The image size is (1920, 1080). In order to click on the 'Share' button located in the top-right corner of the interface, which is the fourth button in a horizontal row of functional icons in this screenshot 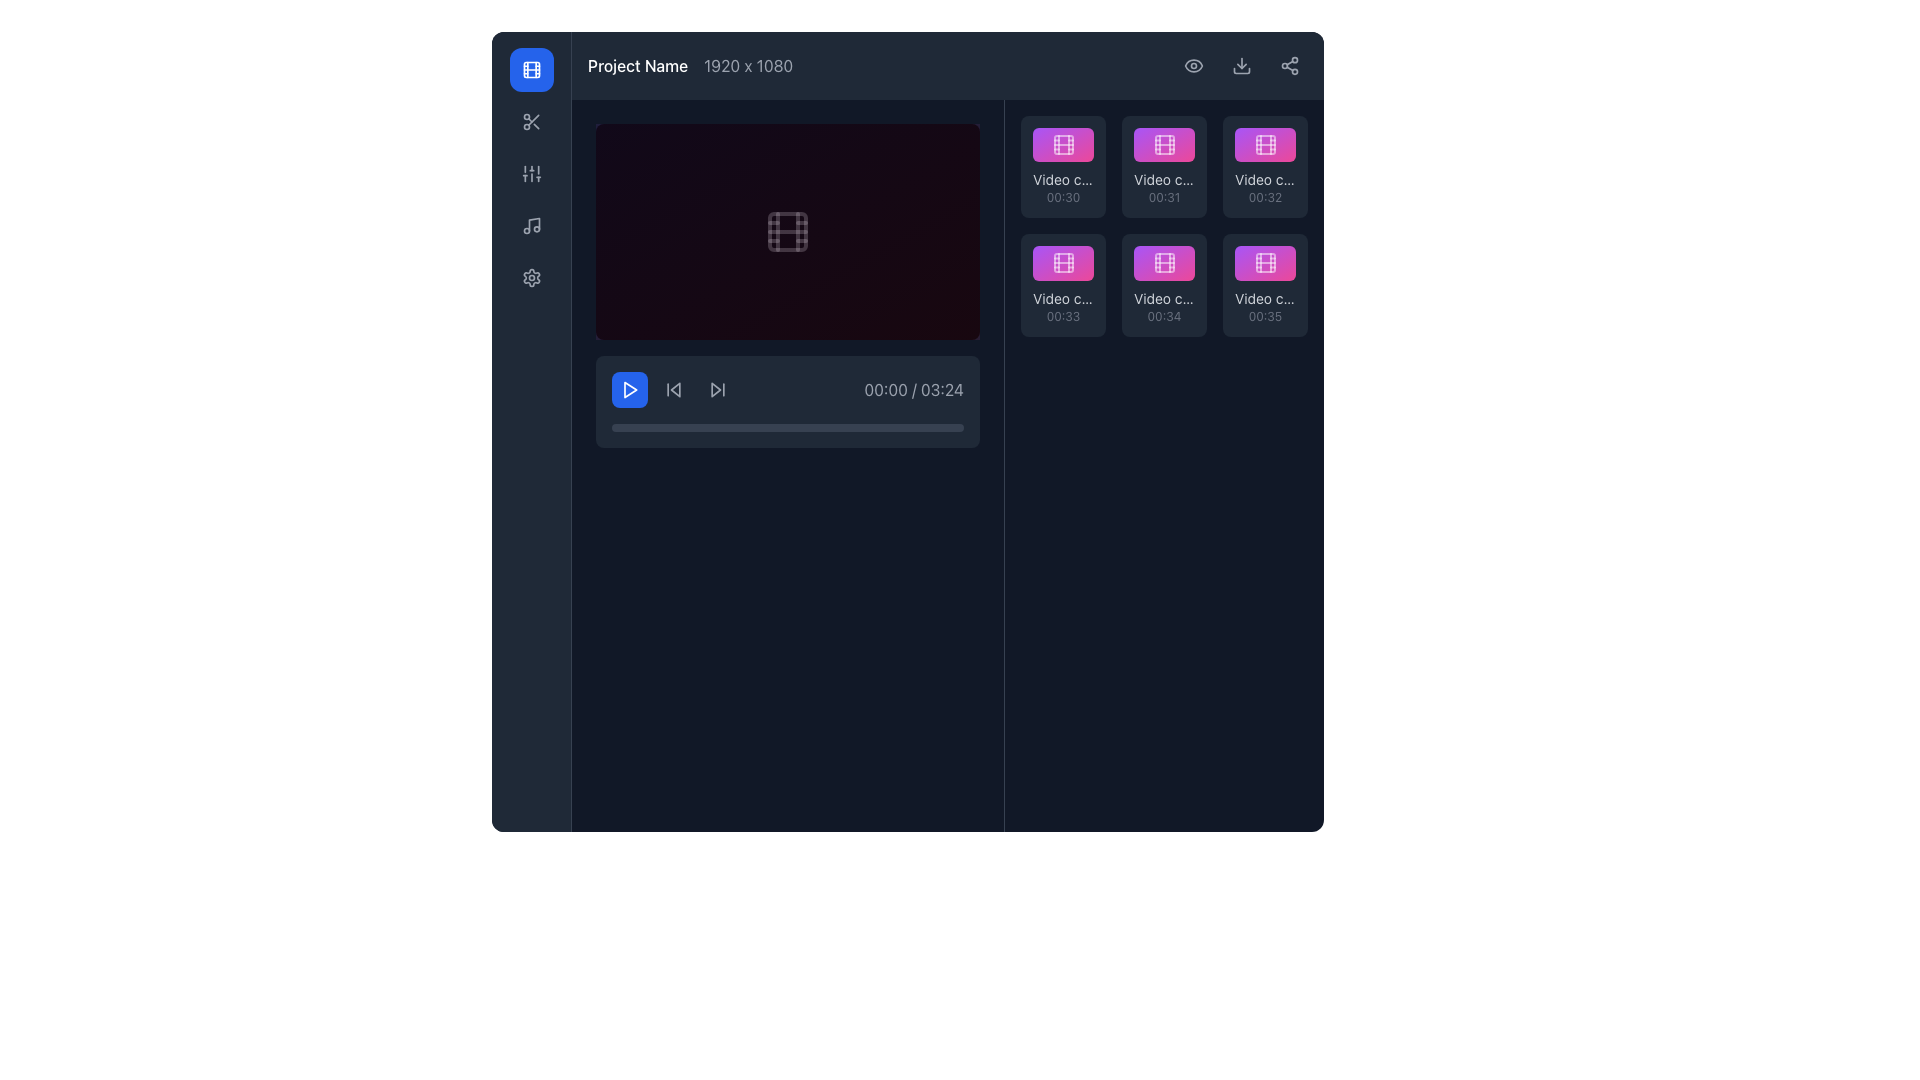, I will do `click(1290, 64)`.